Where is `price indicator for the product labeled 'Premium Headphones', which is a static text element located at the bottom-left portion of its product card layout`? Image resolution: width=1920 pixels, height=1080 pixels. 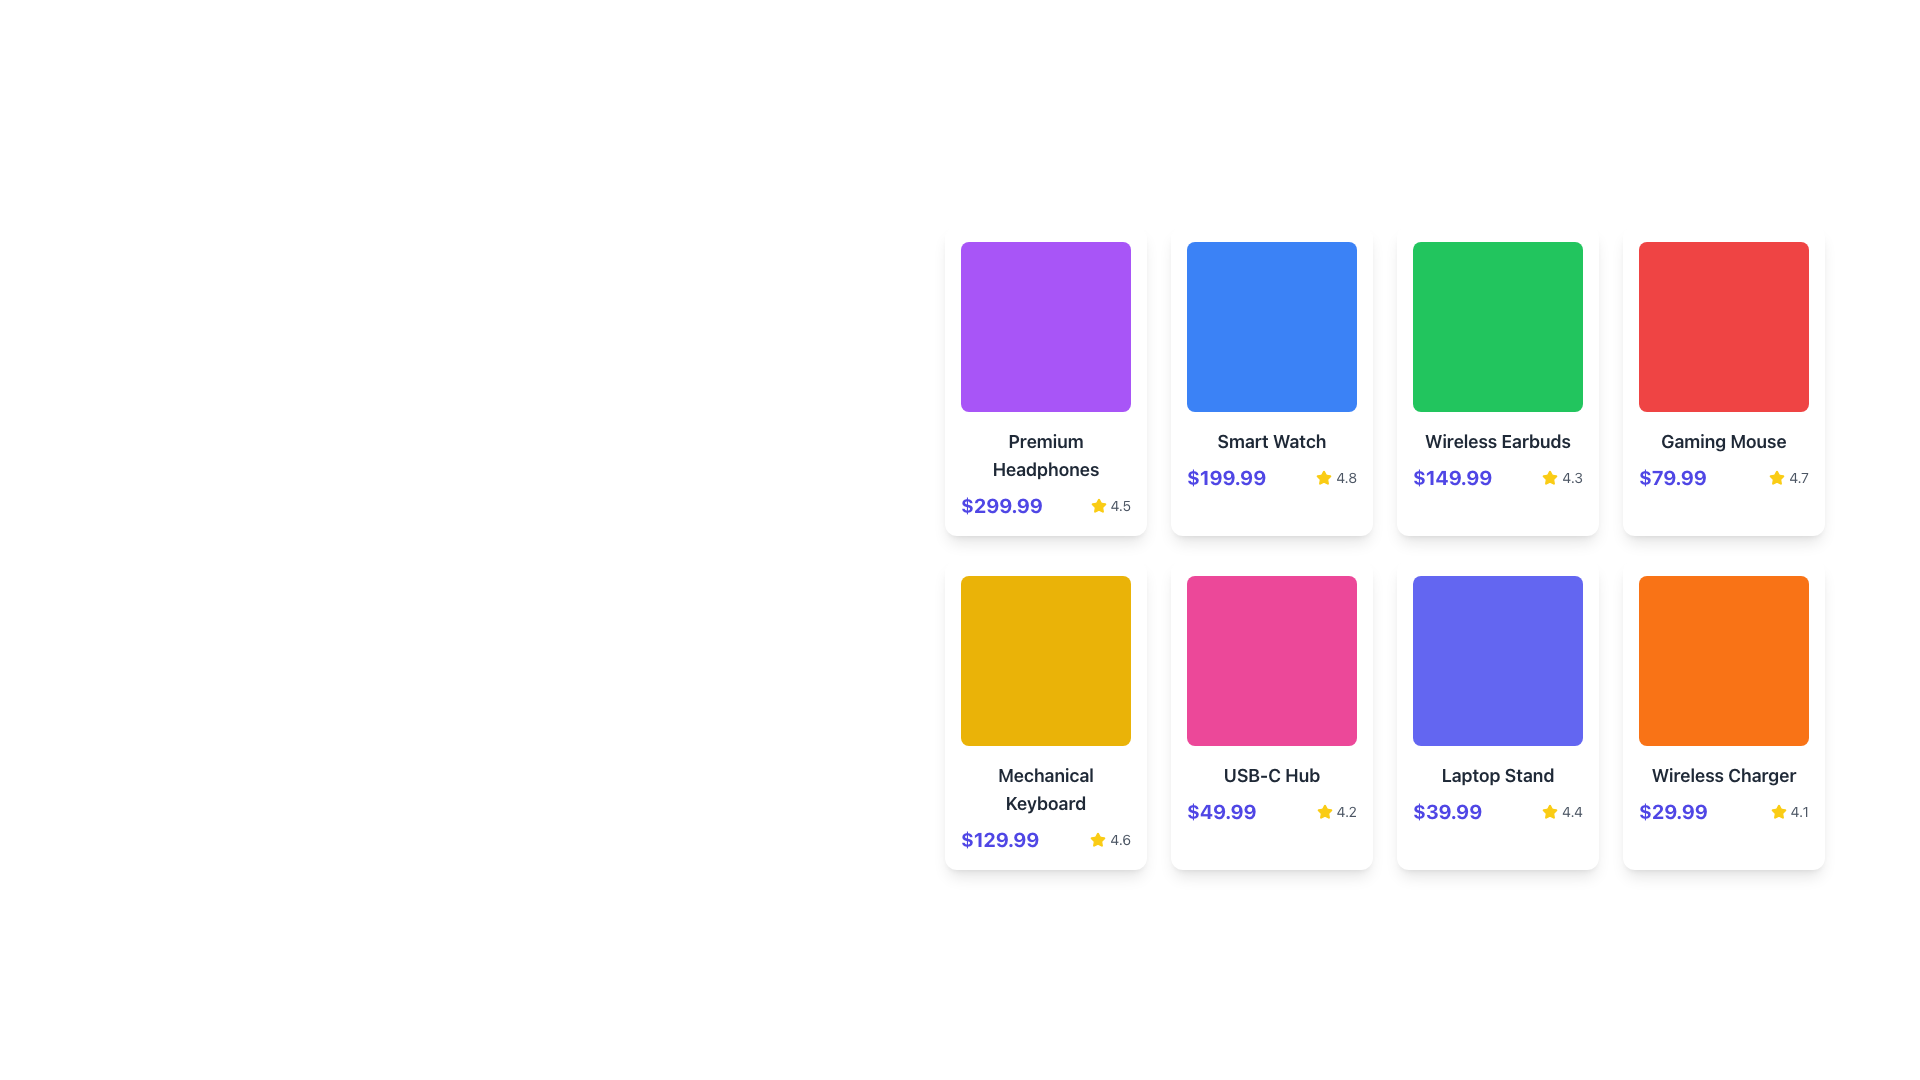 price indicator for the product labeled 'Premium Headphones', which is a static text element located at the bottom-left portion of its product card layout is located at coordinates (1001, 504).